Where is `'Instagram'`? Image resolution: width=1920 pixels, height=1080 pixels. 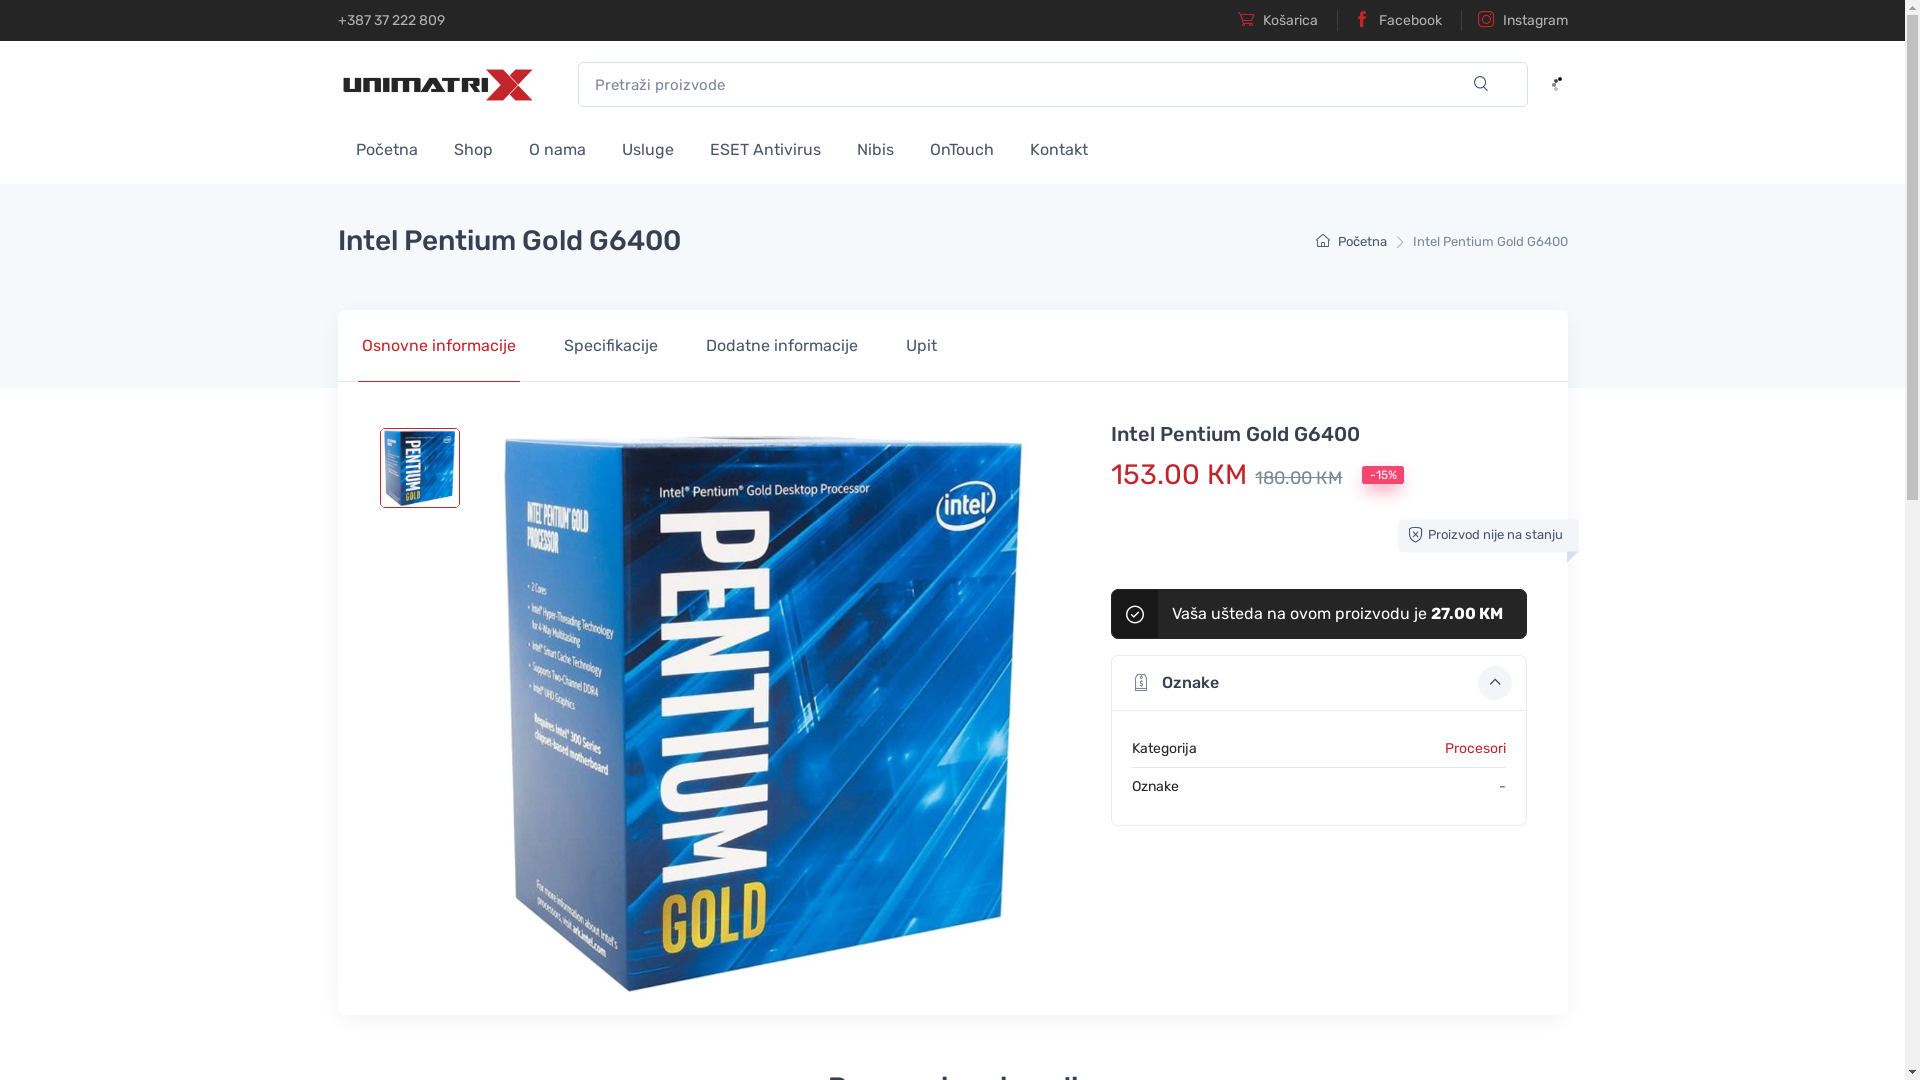
'Instagram' is located at coordinates (1513, 20).